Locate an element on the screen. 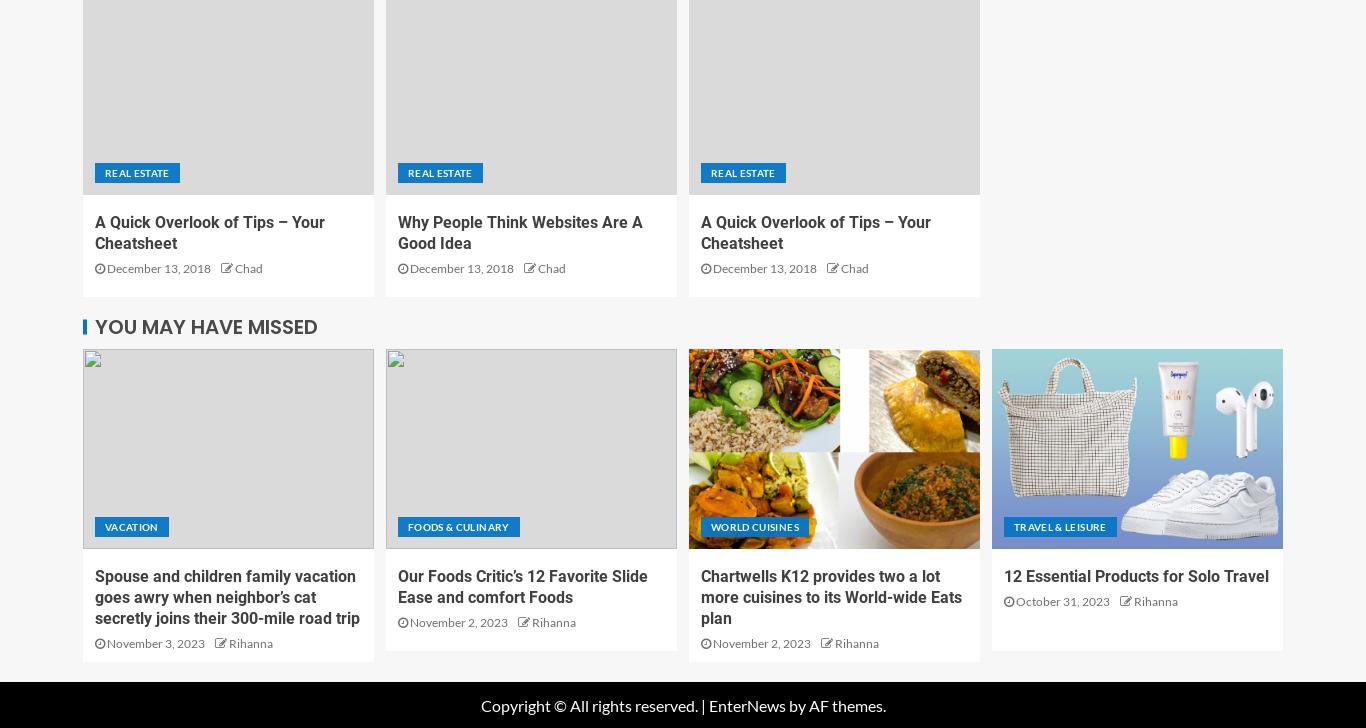  '12 Essential Products for Solo Travel' is located at coordinates (1004, 575).